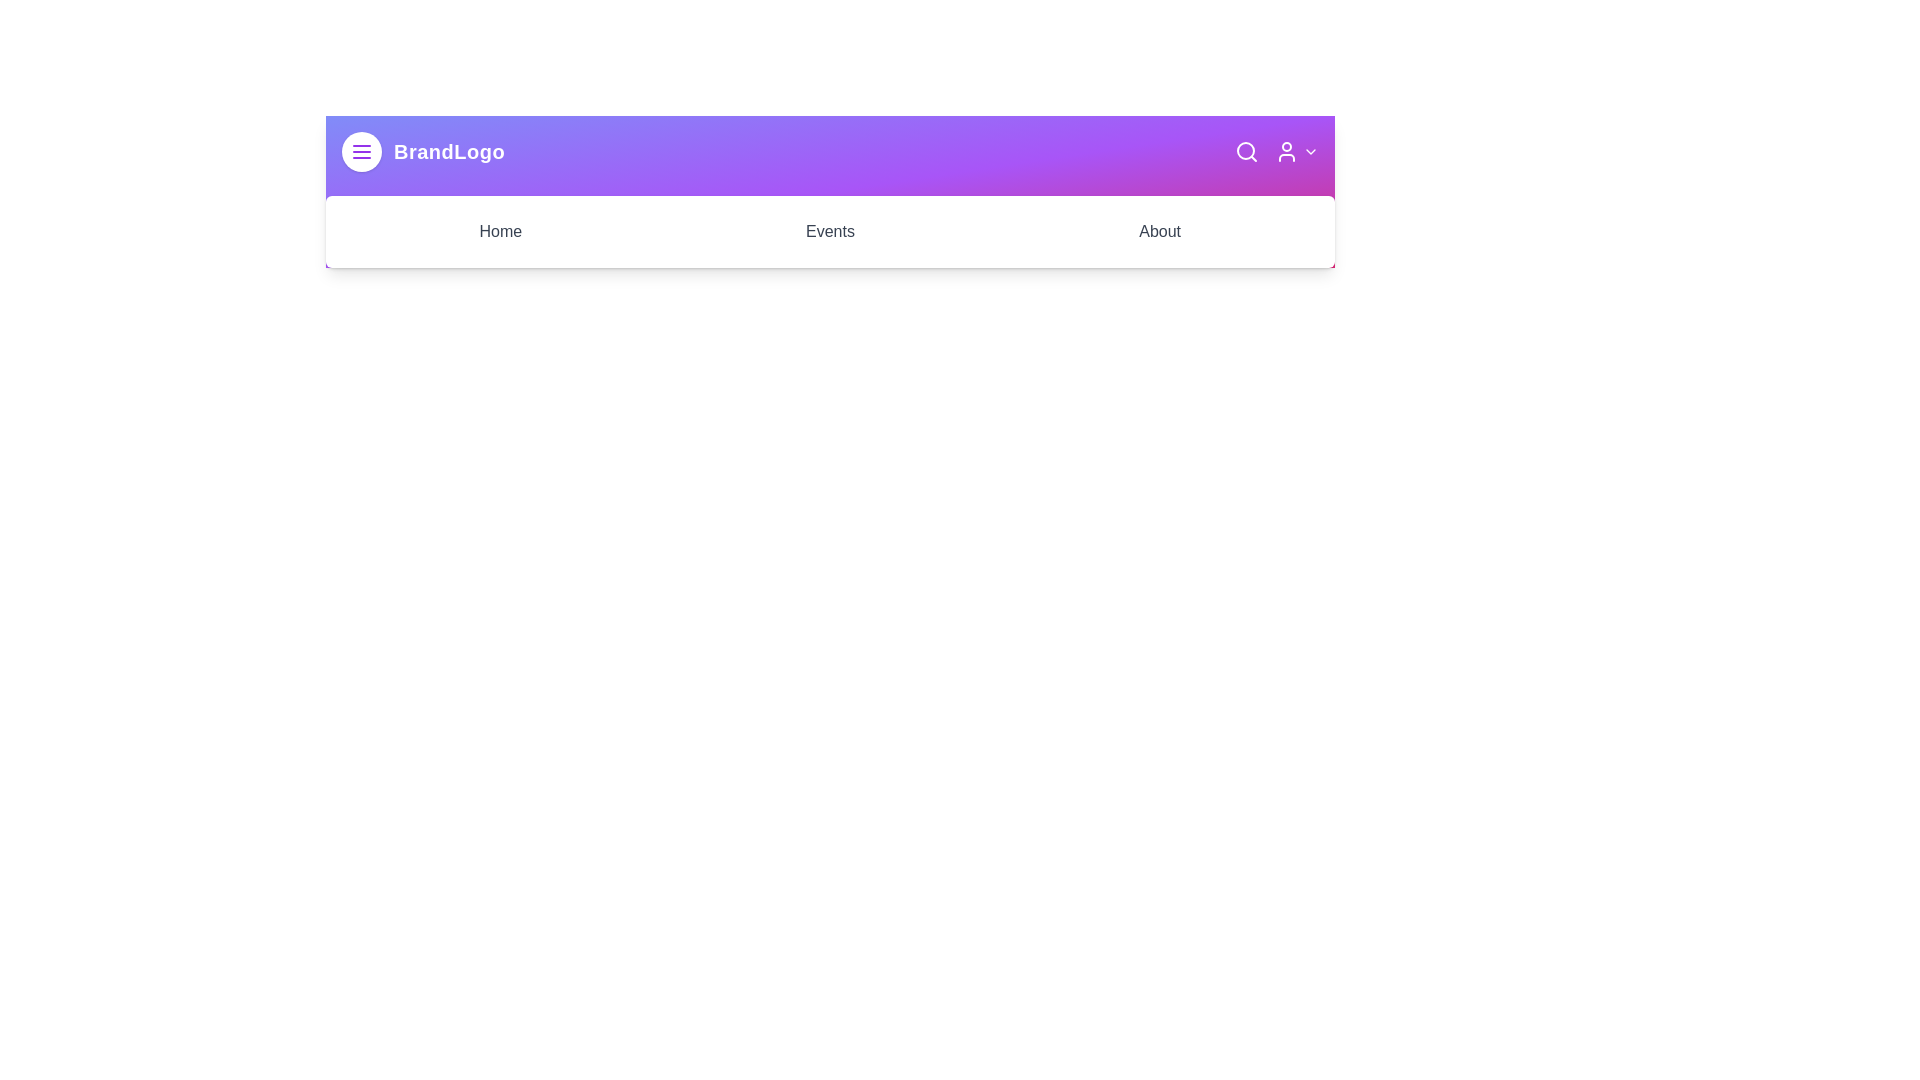  Describe the element at coordinates (499, 230) in the screenshot. I see `the Home button in the navigation bar` at that location.